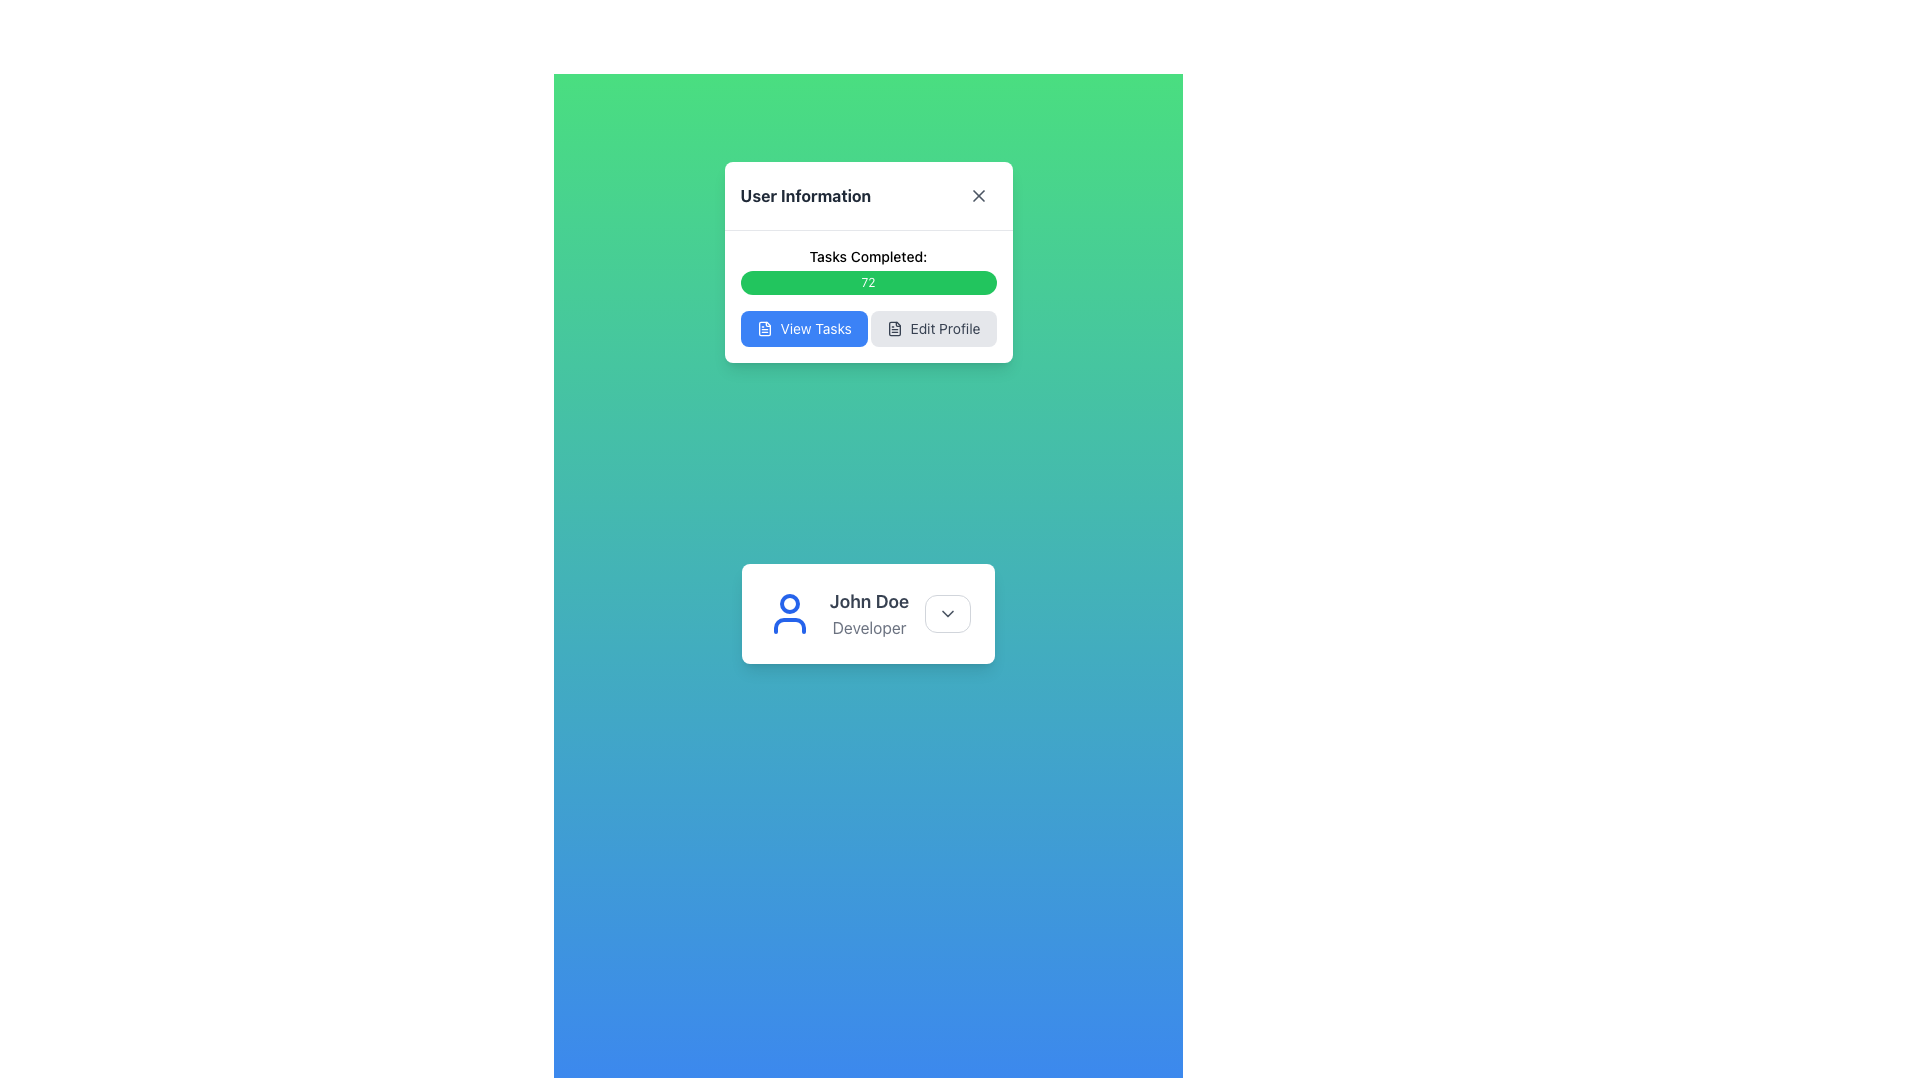 The image size is (1920, 1080). I want to click on the 'Edit Profile' button located in the 'User Information' card, positioned below the heading 'Tasks Completed:' and above the 'View Tasks' button, so click(868, 297).